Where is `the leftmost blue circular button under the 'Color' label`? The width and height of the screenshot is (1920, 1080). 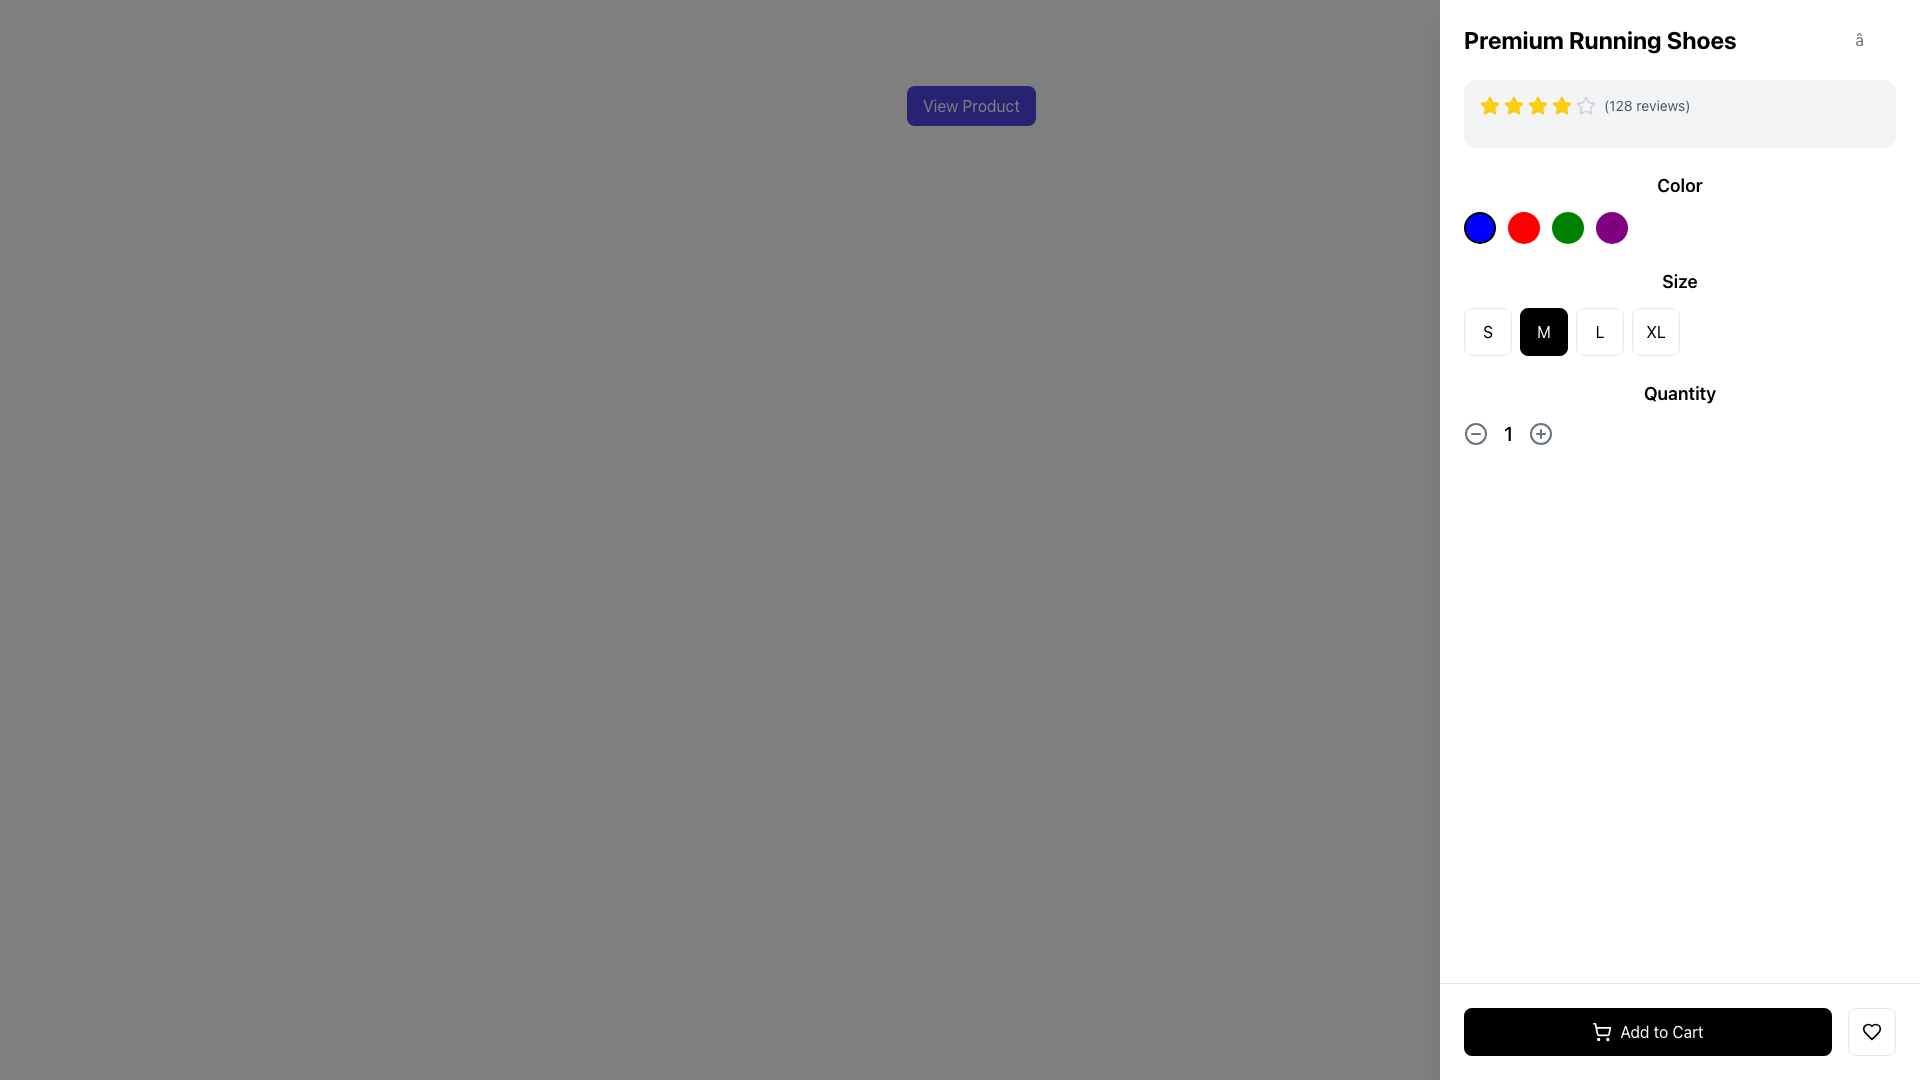 the leftmost blue circular button under the 'Color' label is located at coordinates (1479, 226).